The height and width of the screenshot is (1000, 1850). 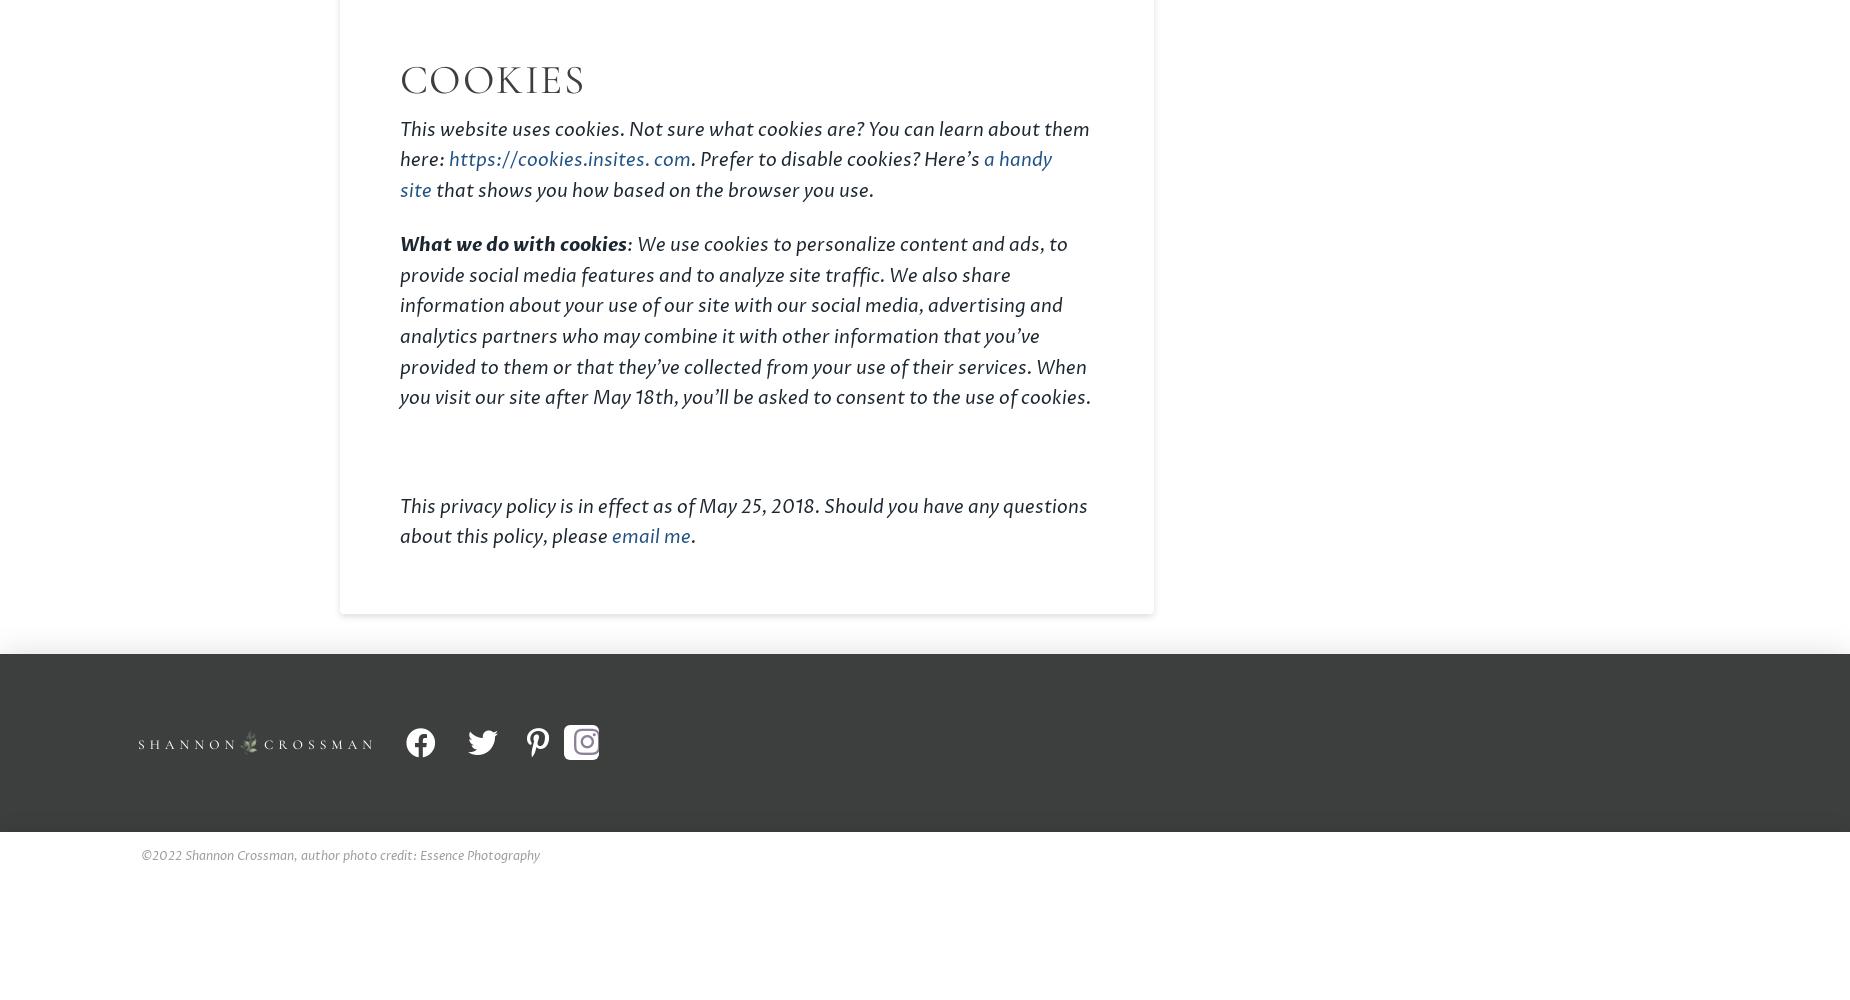 What do you see at coordinates (744, 145) in the screenshot?
I see `'This website uses cookies. Not sure what cookies are? You can learn about them here:'` at bounding box center [744, 145].